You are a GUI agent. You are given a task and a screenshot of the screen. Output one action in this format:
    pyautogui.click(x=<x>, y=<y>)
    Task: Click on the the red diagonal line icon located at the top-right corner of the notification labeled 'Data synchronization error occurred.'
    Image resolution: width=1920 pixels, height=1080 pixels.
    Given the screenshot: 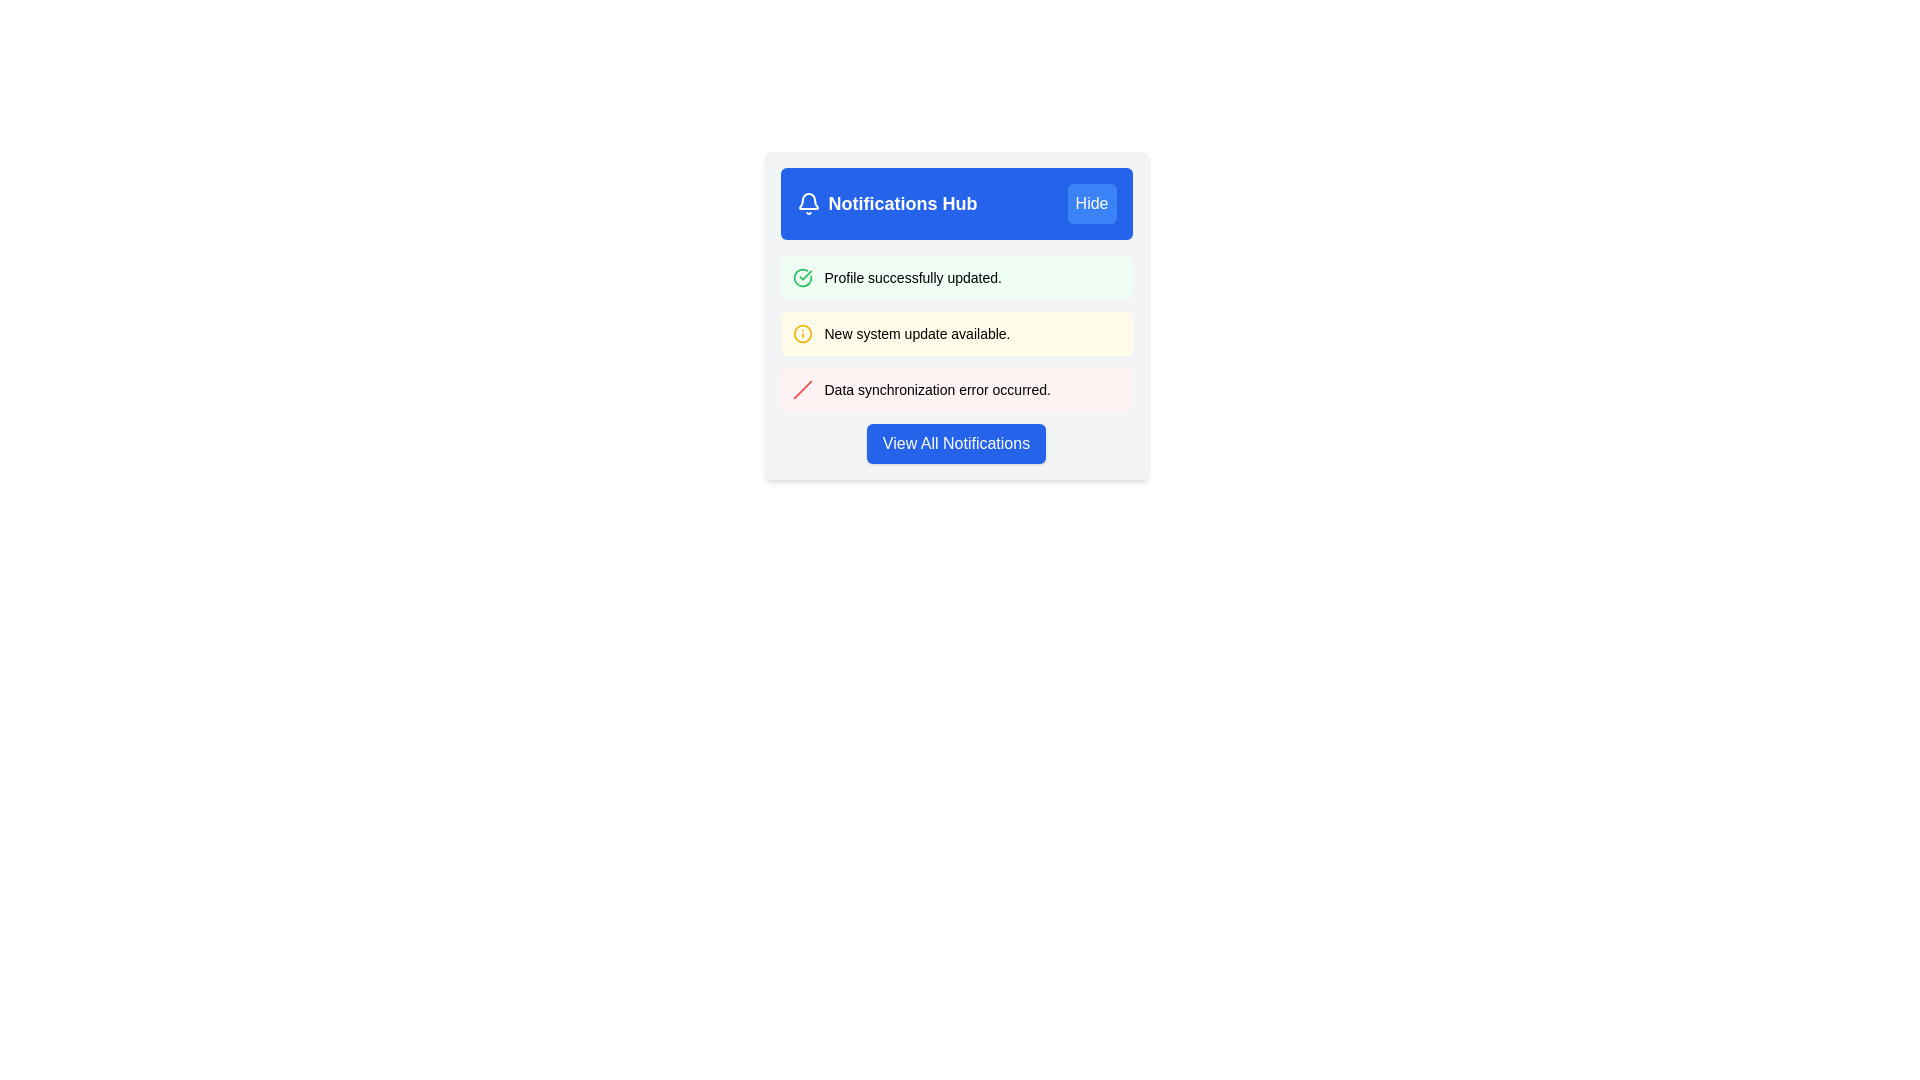 What is the action you would take?
    pyautogui.click(x=802, y=389)
    